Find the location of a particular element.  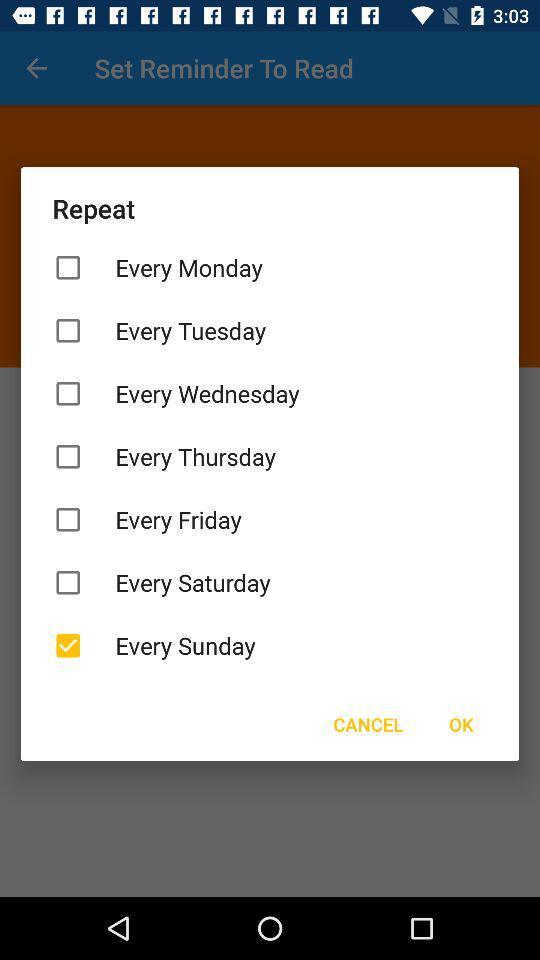

the every saturday is located at coordinates (270, 582).